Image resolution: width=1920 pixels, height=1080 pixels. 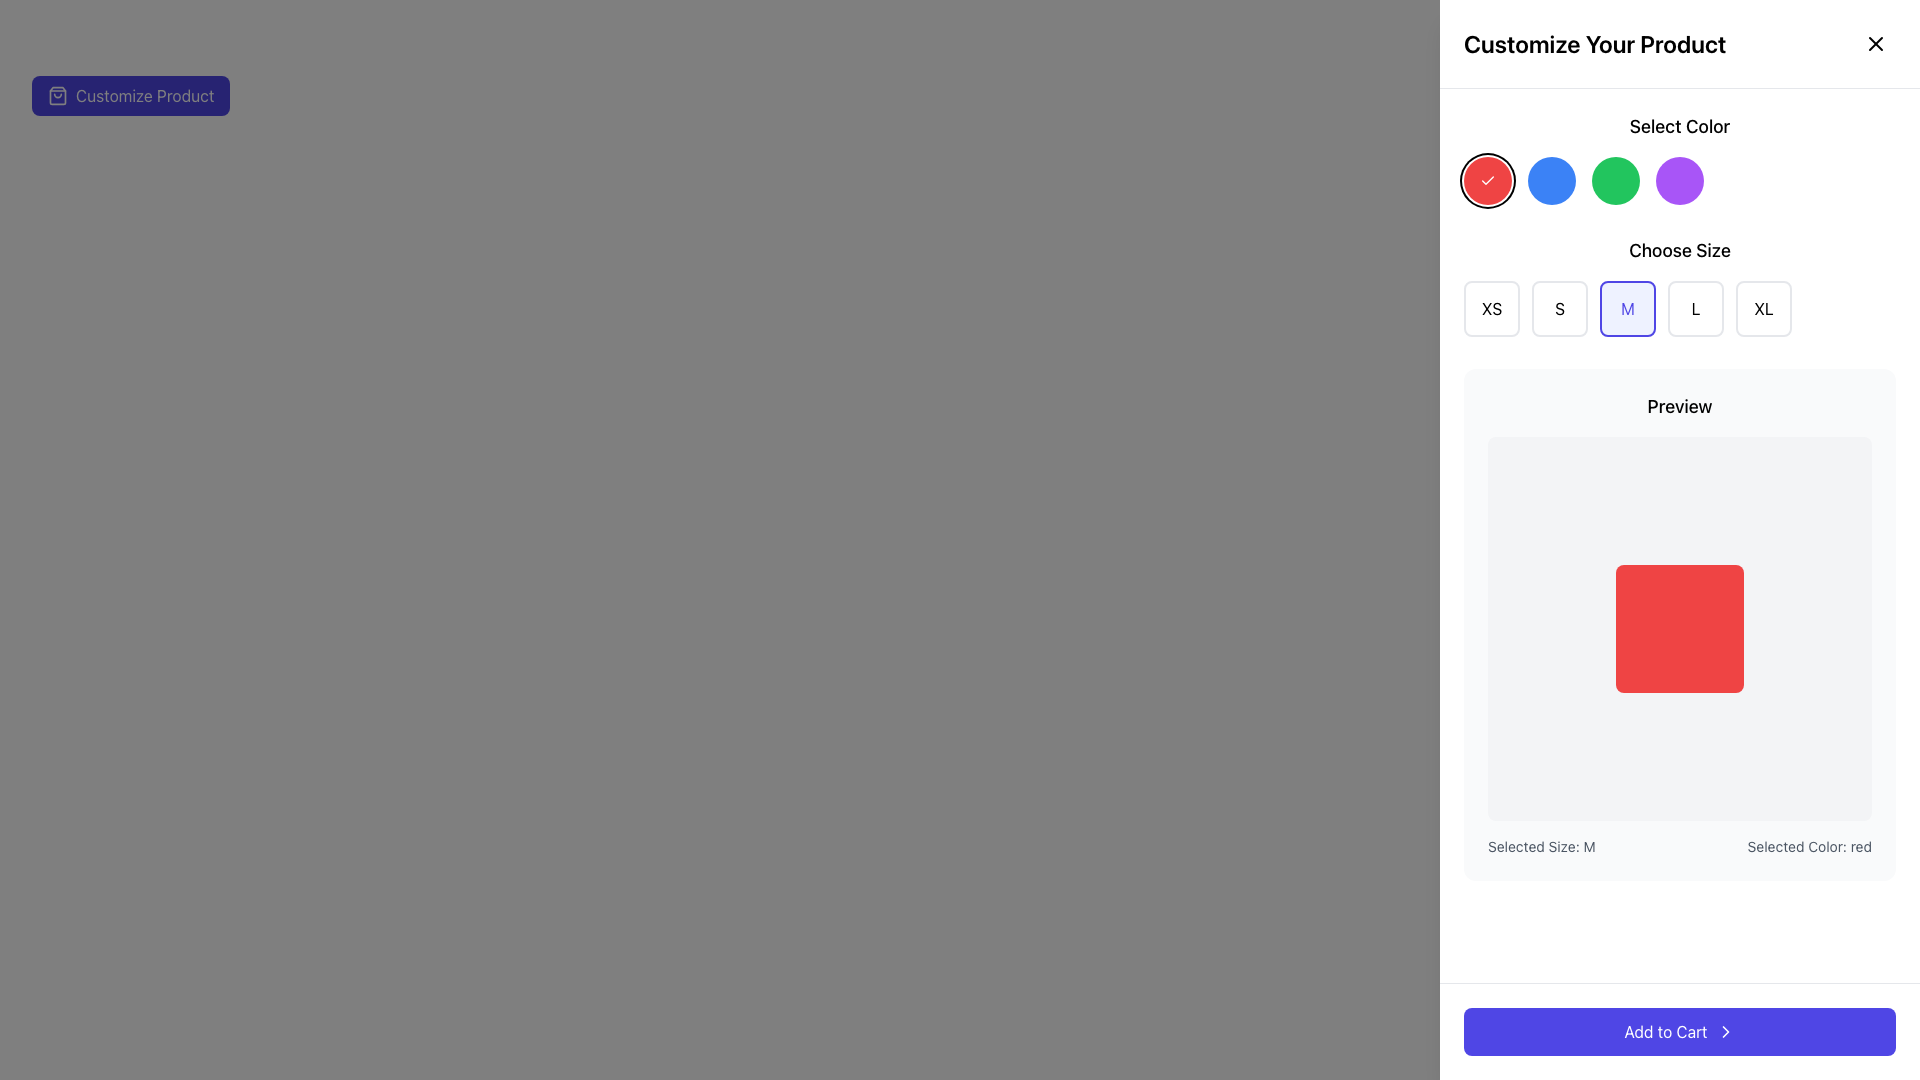 I want to click on the close button icon located at the top right corner of the right-hand side panel to trigger its hover effects, so click(x=1875, y=43).